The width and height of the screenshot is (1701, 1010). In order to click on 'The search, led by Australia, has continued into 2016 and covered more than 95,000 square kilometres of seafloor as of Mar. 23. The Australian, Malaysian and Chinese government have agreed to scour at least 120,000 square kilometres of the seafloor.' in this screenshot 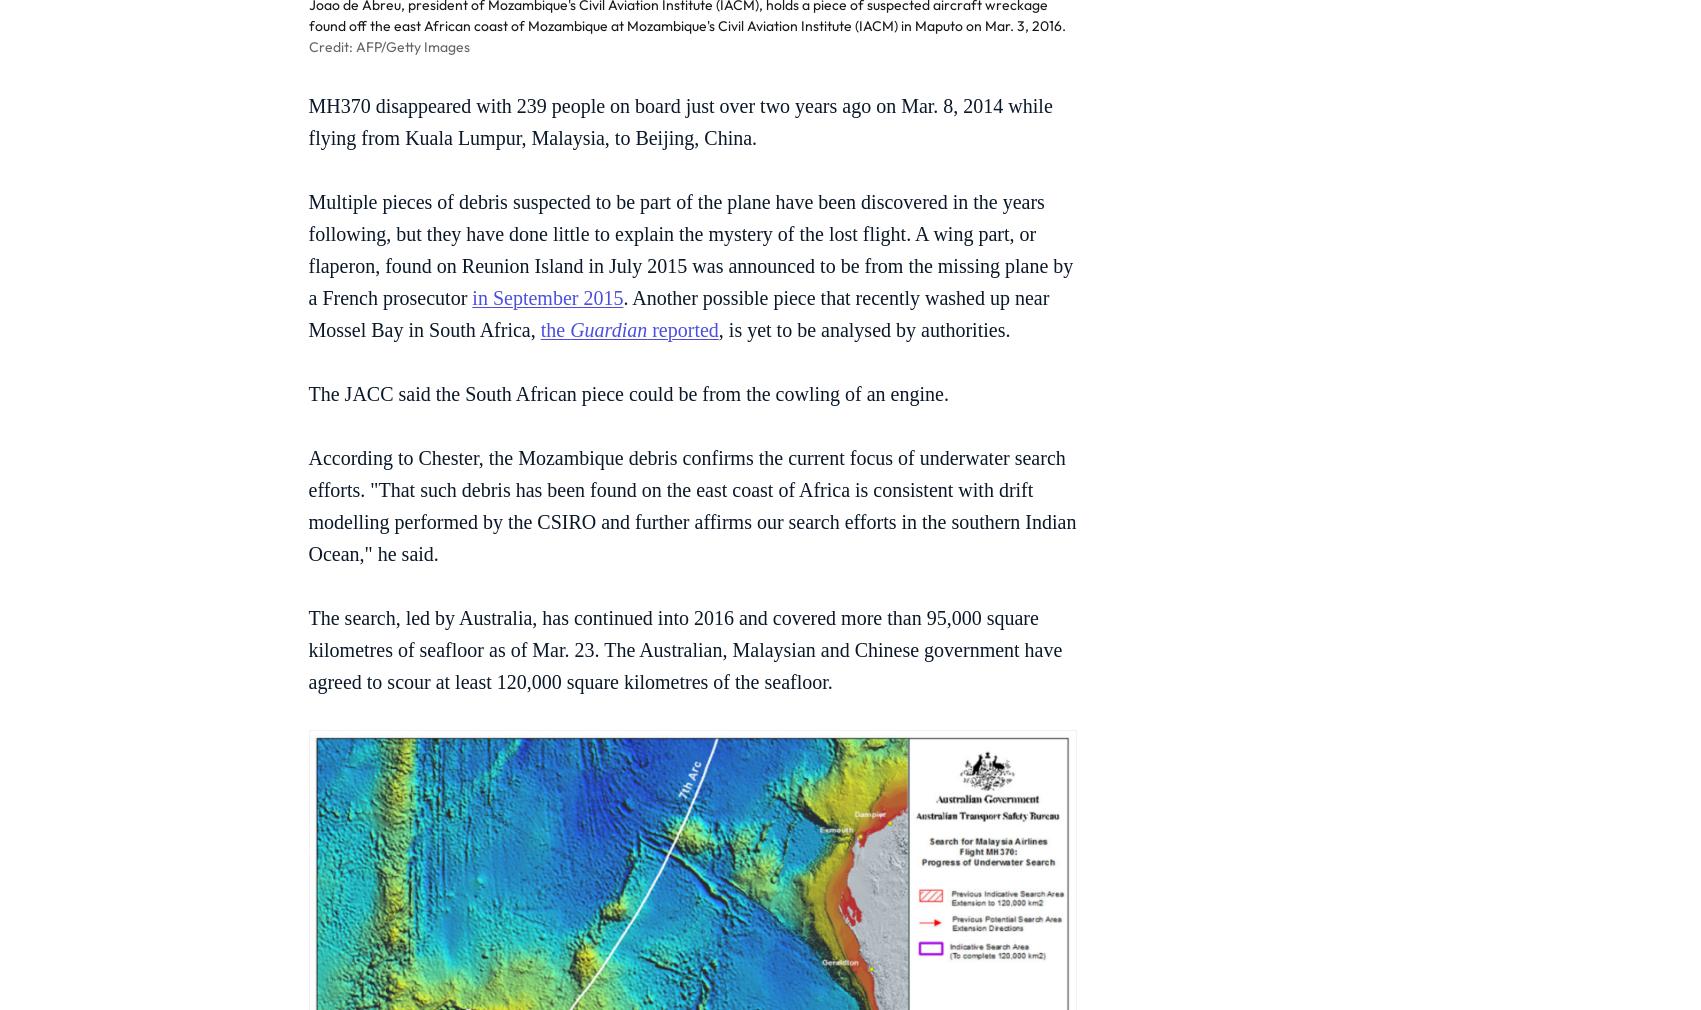, I will do `click(683, 649)`.